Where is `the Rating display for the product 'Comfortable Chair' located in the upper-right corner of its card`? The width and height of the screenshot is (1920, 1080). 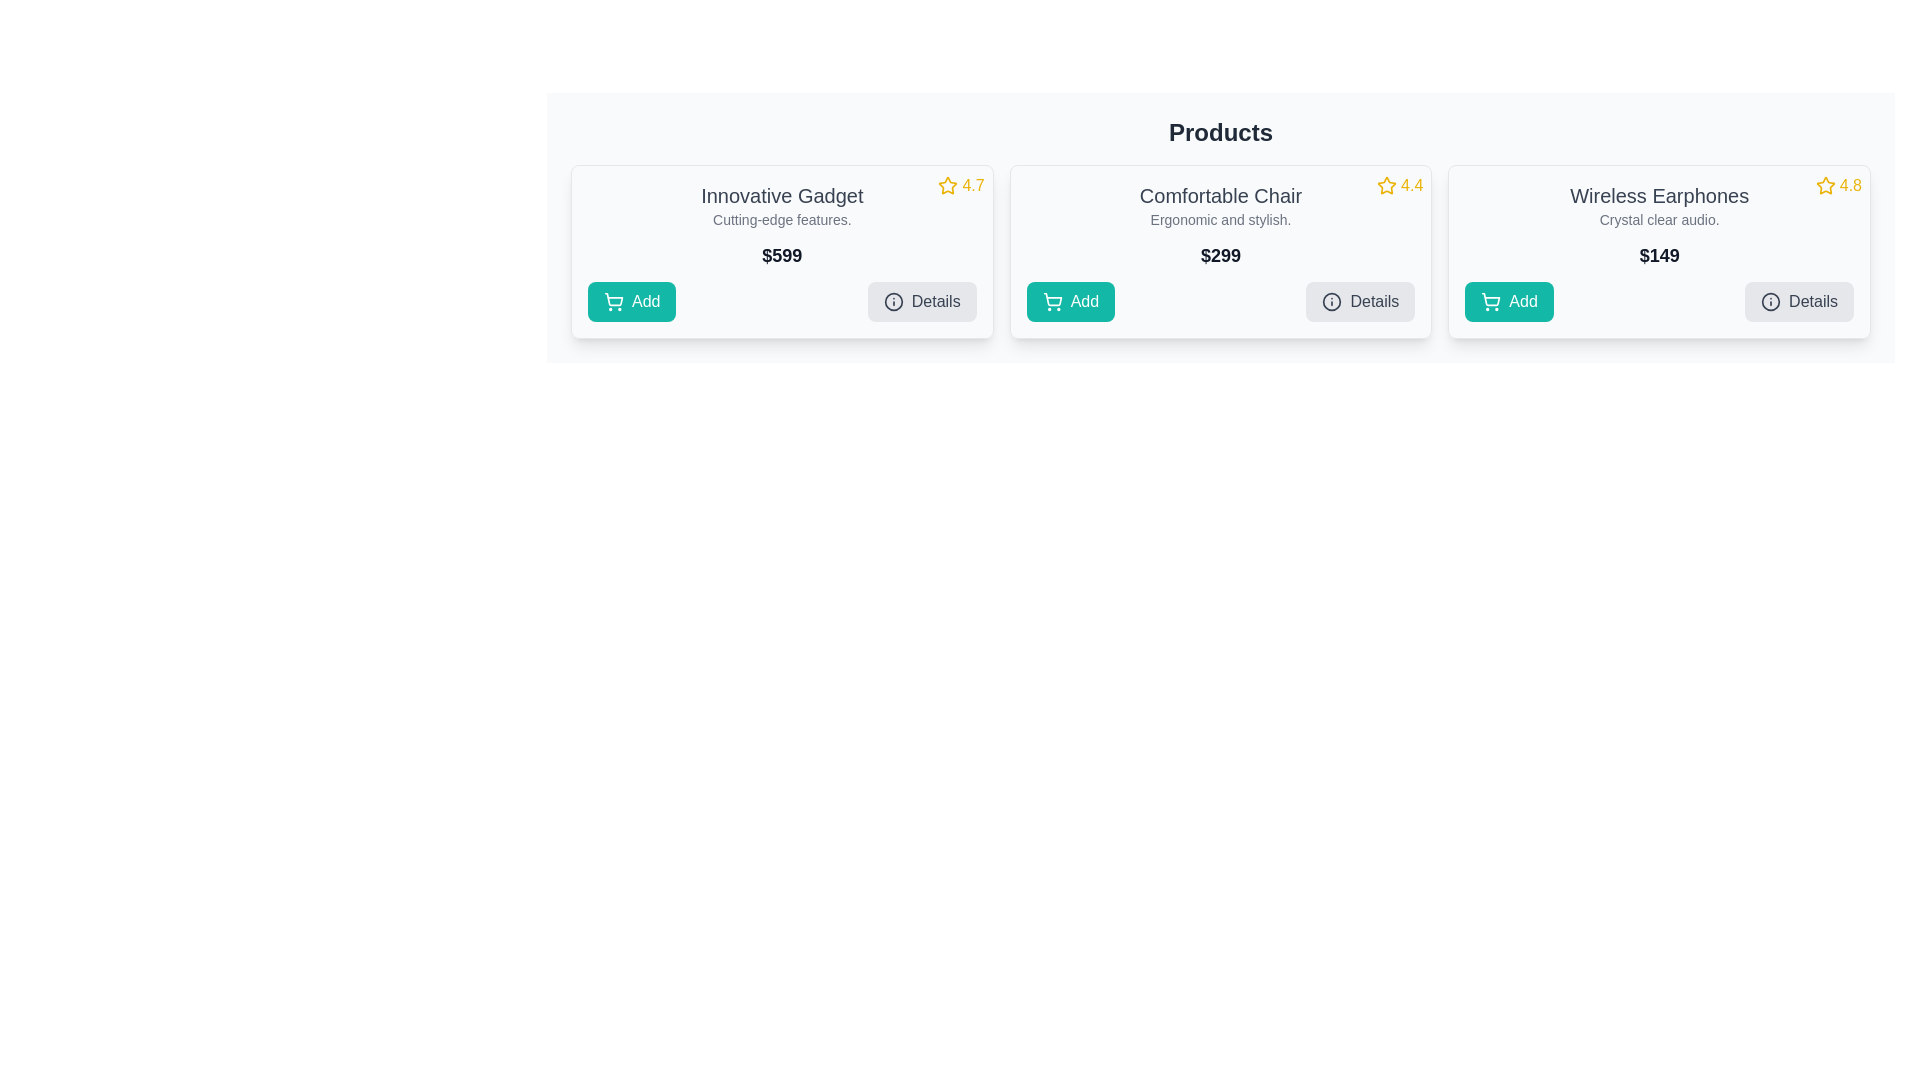 the Rating display for the product 'Comfortable Chair' located in the upper-right corner of its card is located at coordinates (1399, 185).